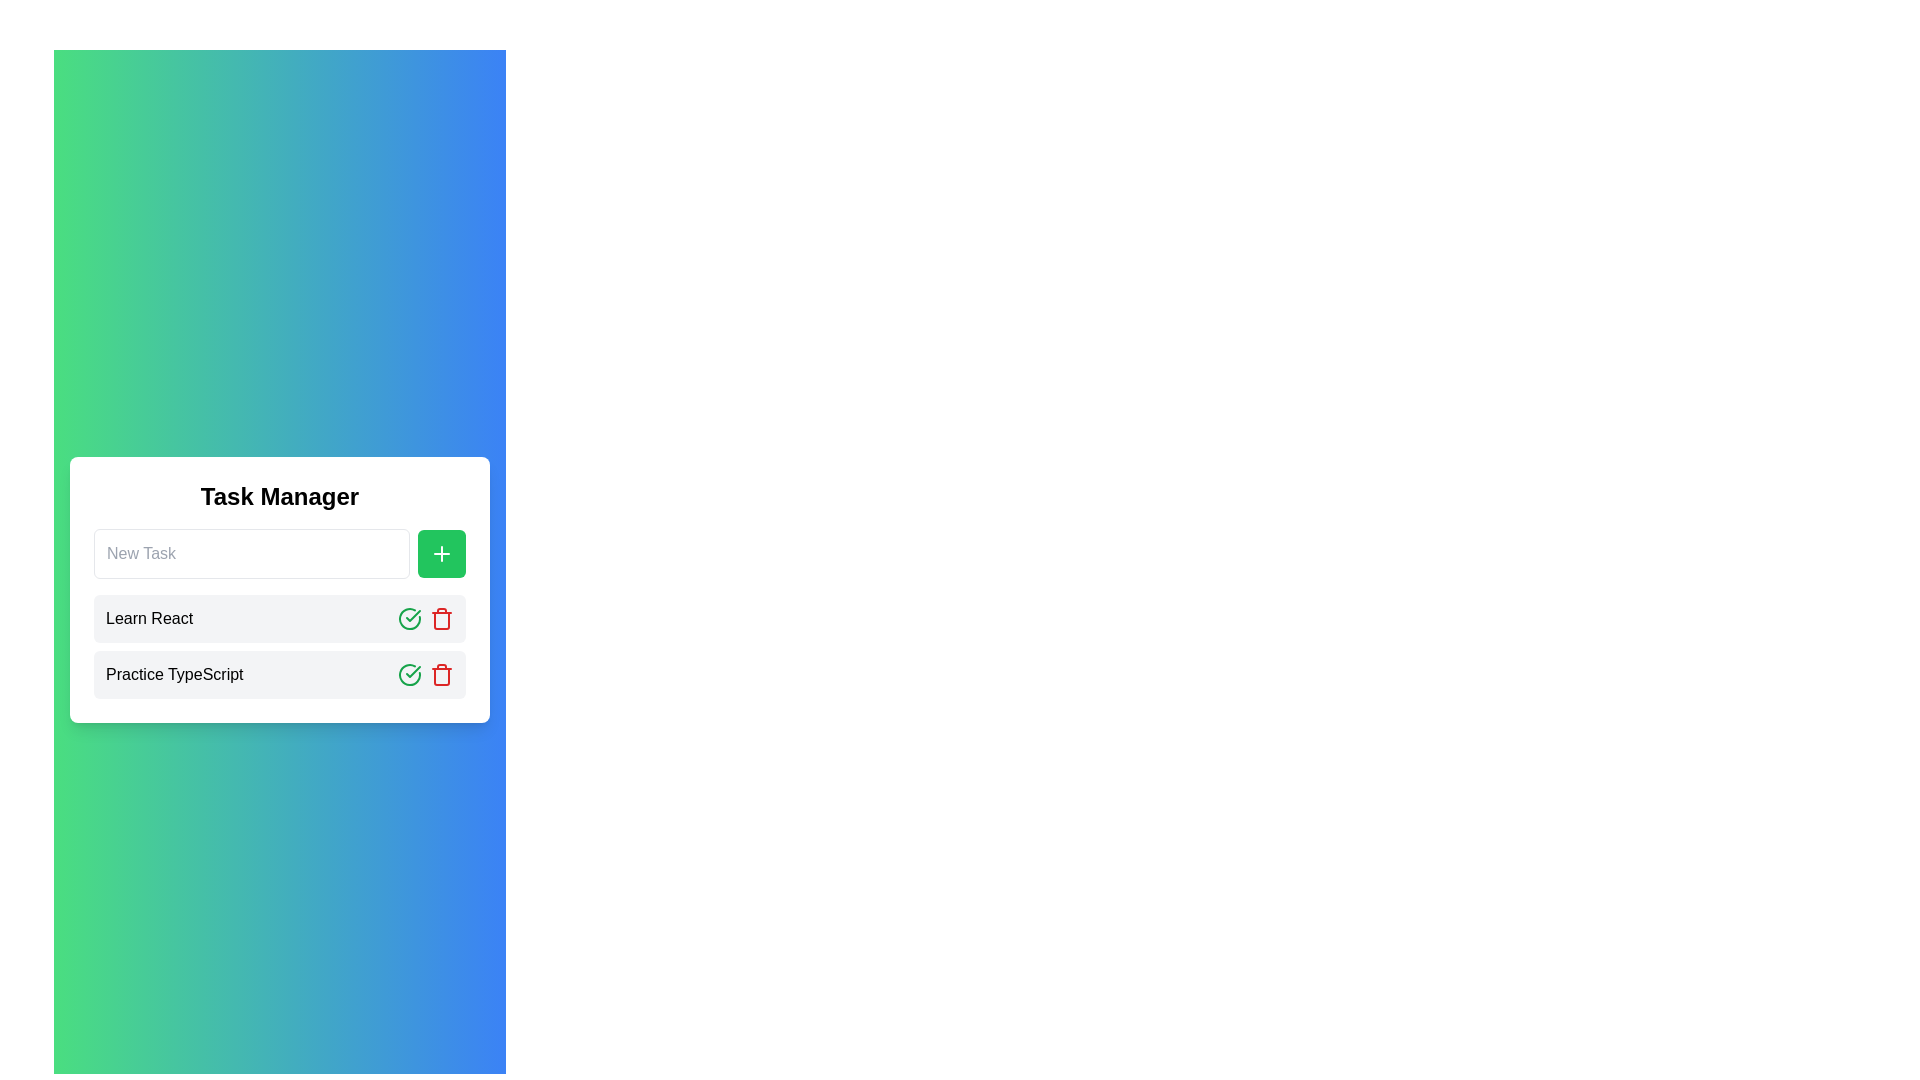  Describe the element at coordinates (148, 617) in the screenshot. I see `the static text label 'Learn React' in the Task Manager section to trigger the tooltip` at that location.